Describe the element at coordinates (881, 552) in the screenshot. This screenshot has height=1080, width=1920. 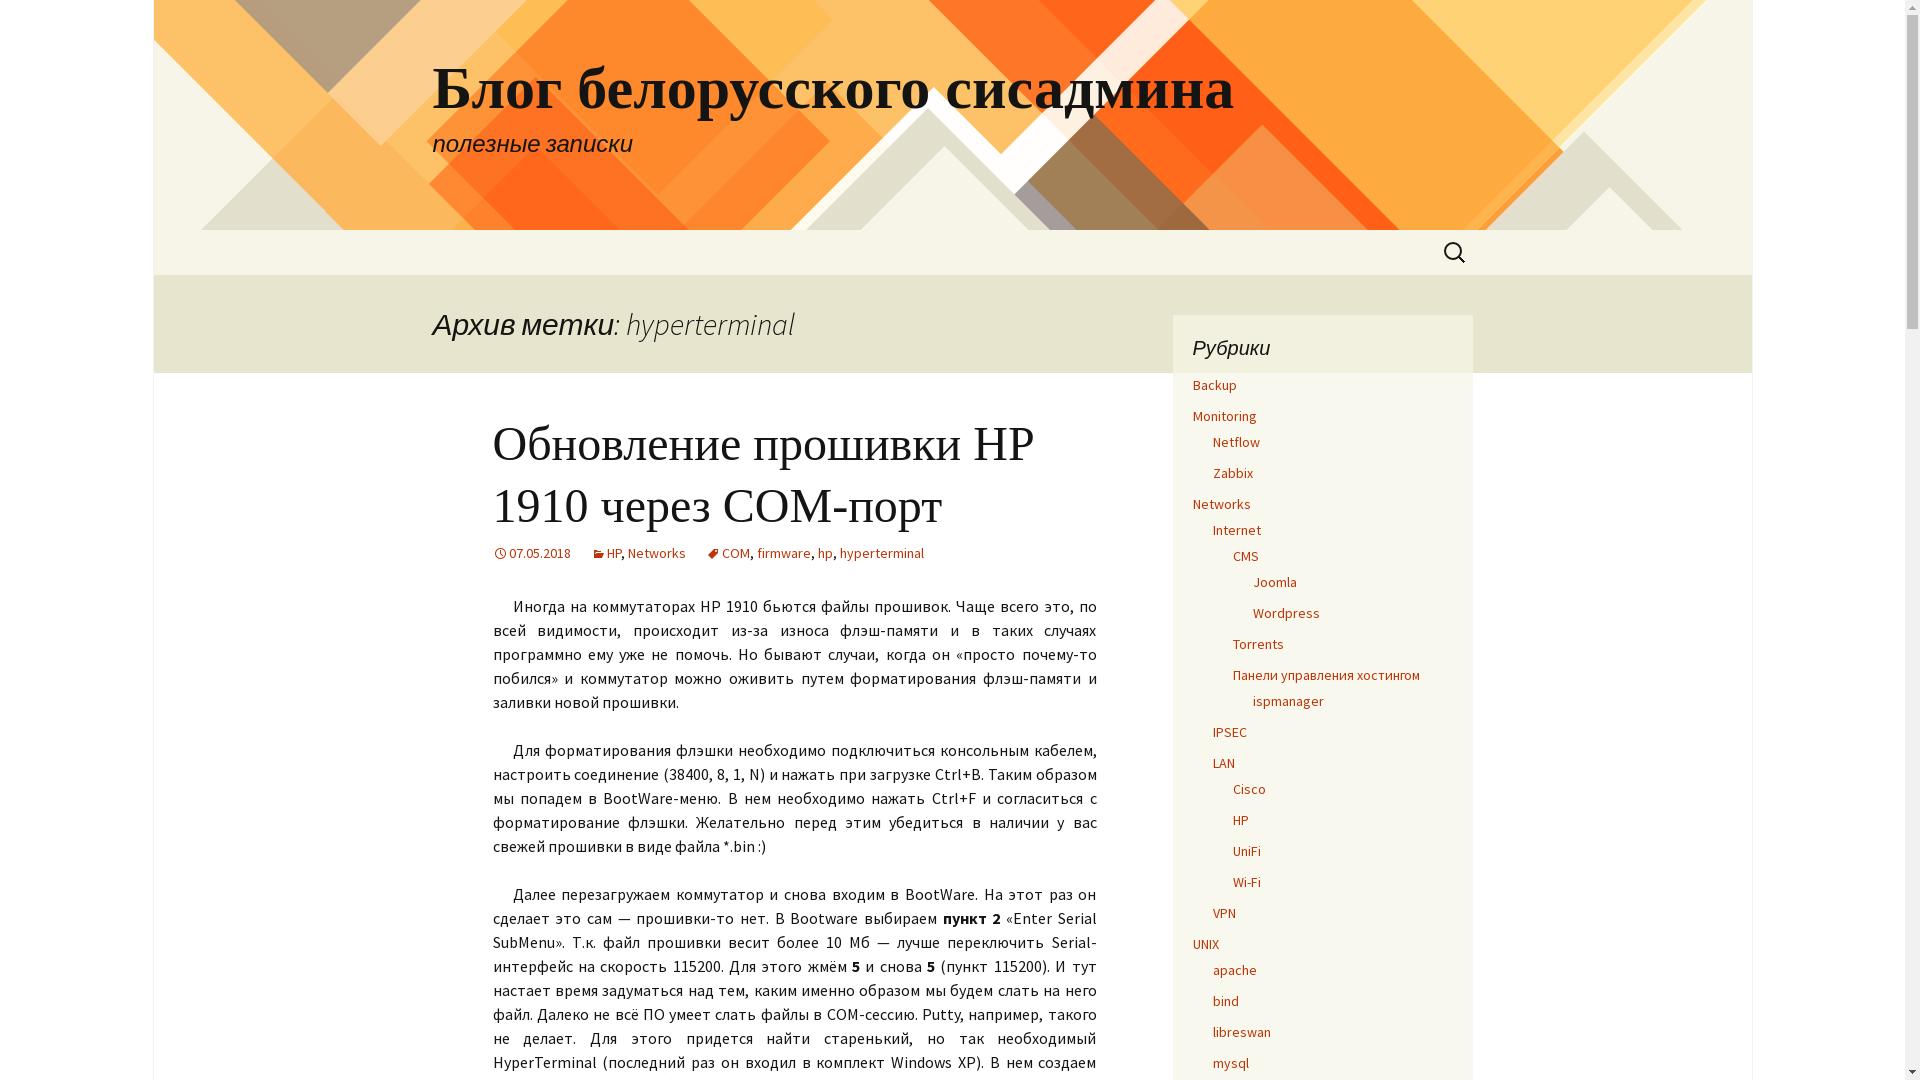
I see `'hyperterminal'` at that location.